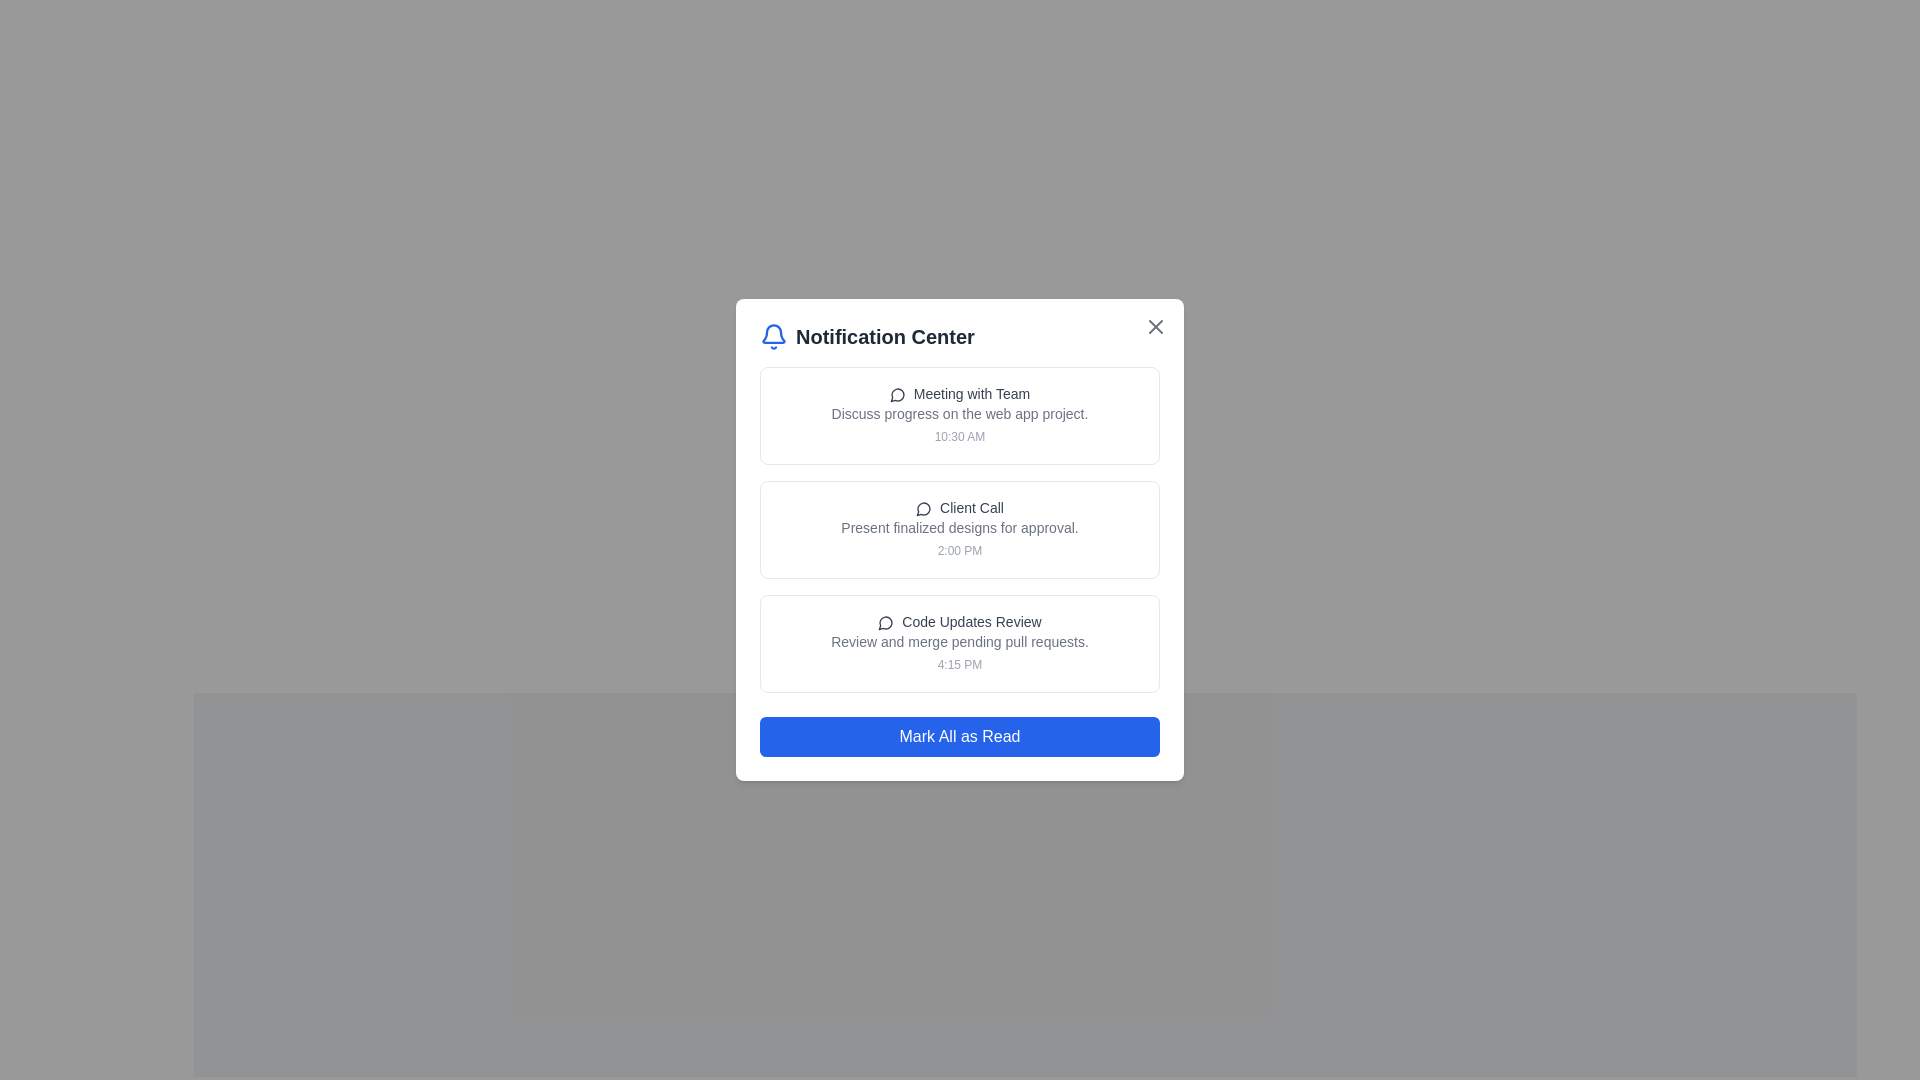 This screenshot has height=1080, width=1920. I want to click on the icon located to the left of the text 'Client Call' within the 'Notification Center' to understand the type of notification it represents, so click(923, 508).